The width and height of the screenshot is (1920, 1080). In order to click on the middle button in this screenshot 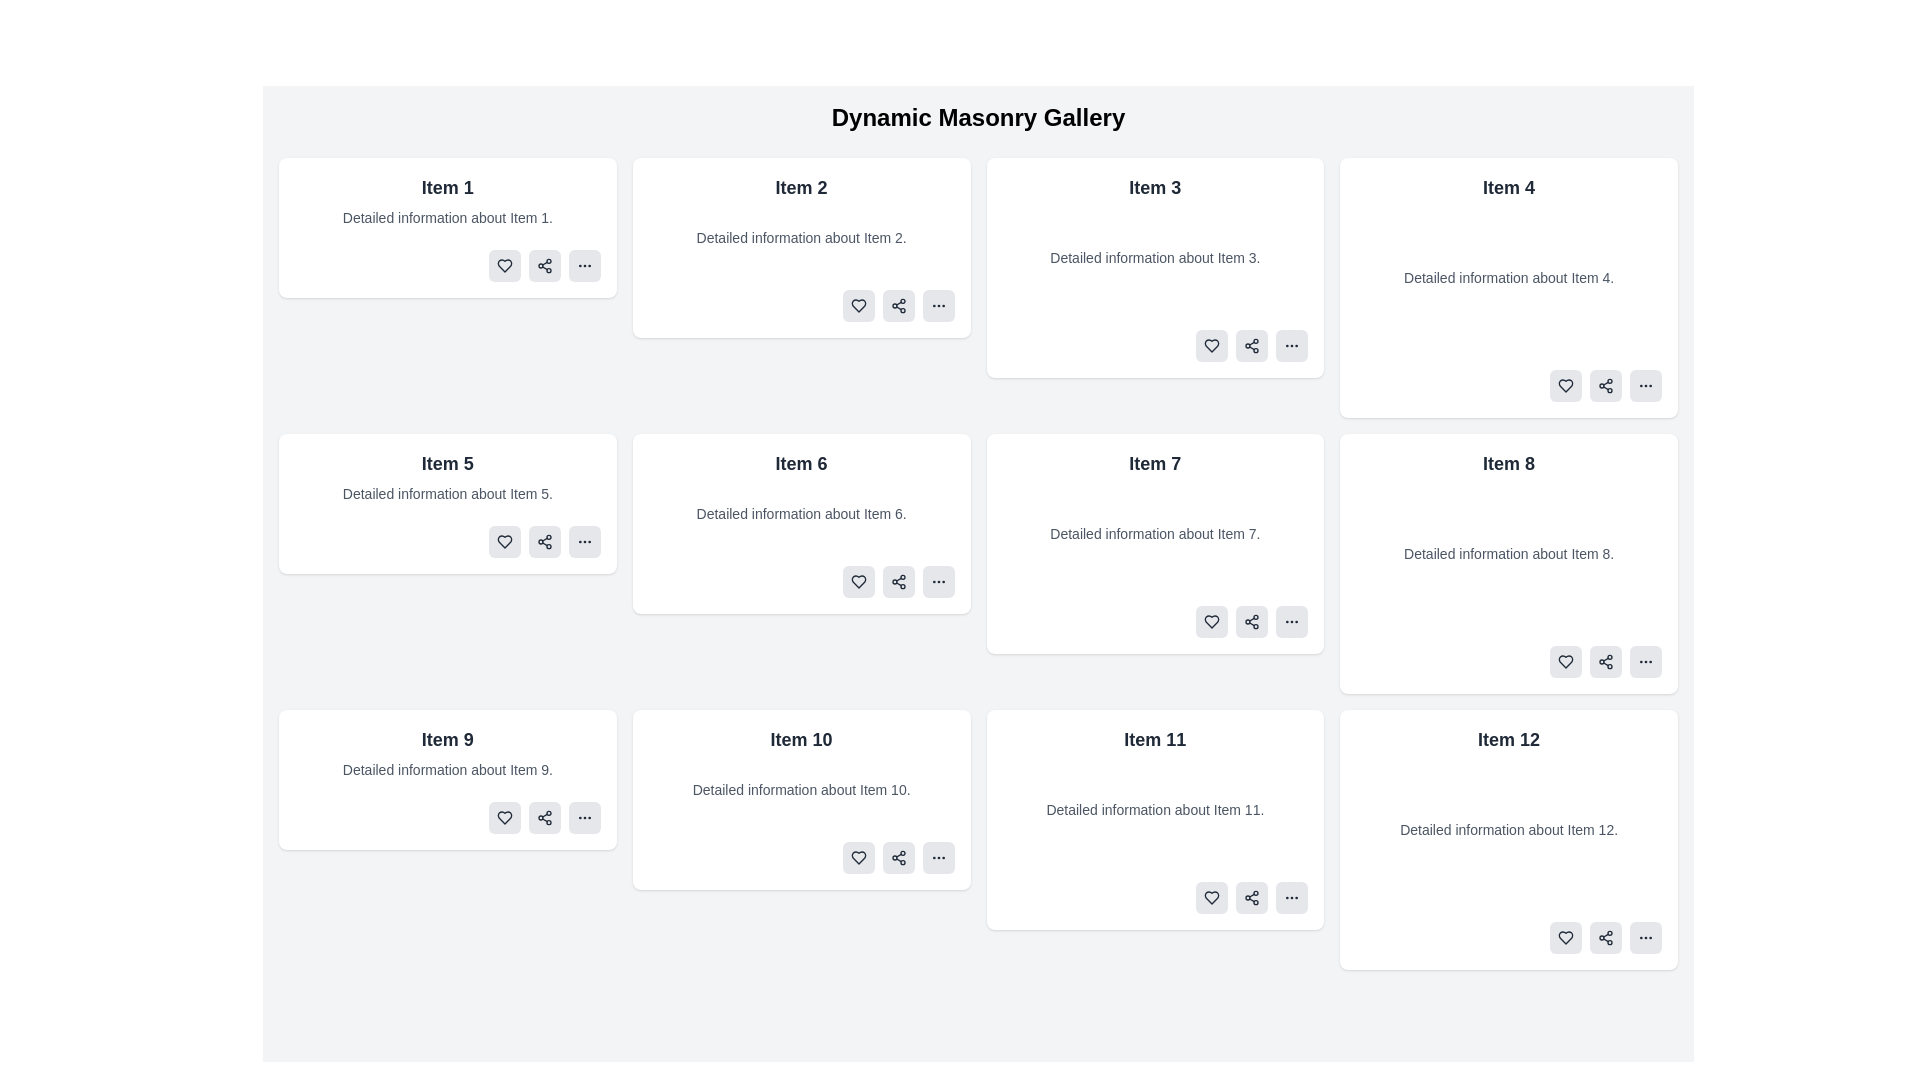, I will do `click(897, 582)`.